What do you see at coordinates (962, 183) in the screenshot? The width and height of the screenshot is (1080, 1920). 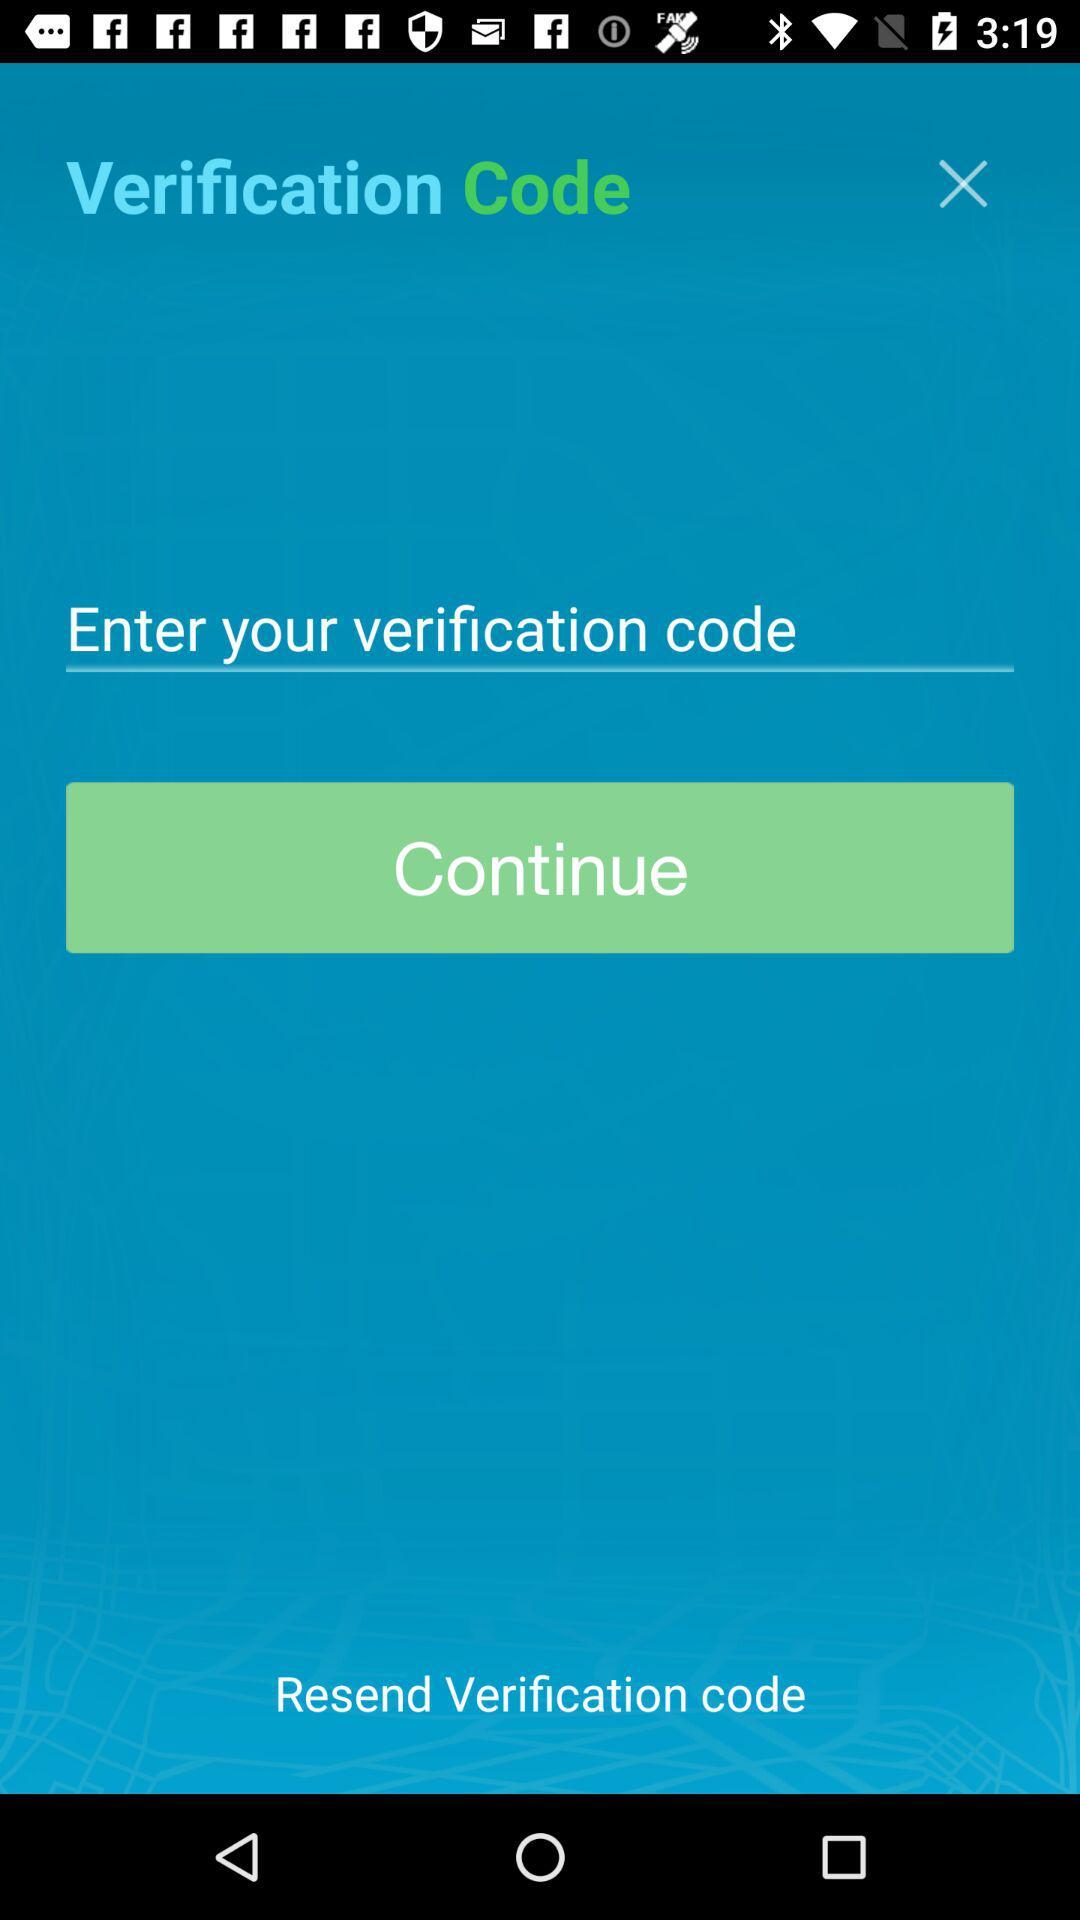 I see `the icon next to the verification code` at bounding box center [962, 183].